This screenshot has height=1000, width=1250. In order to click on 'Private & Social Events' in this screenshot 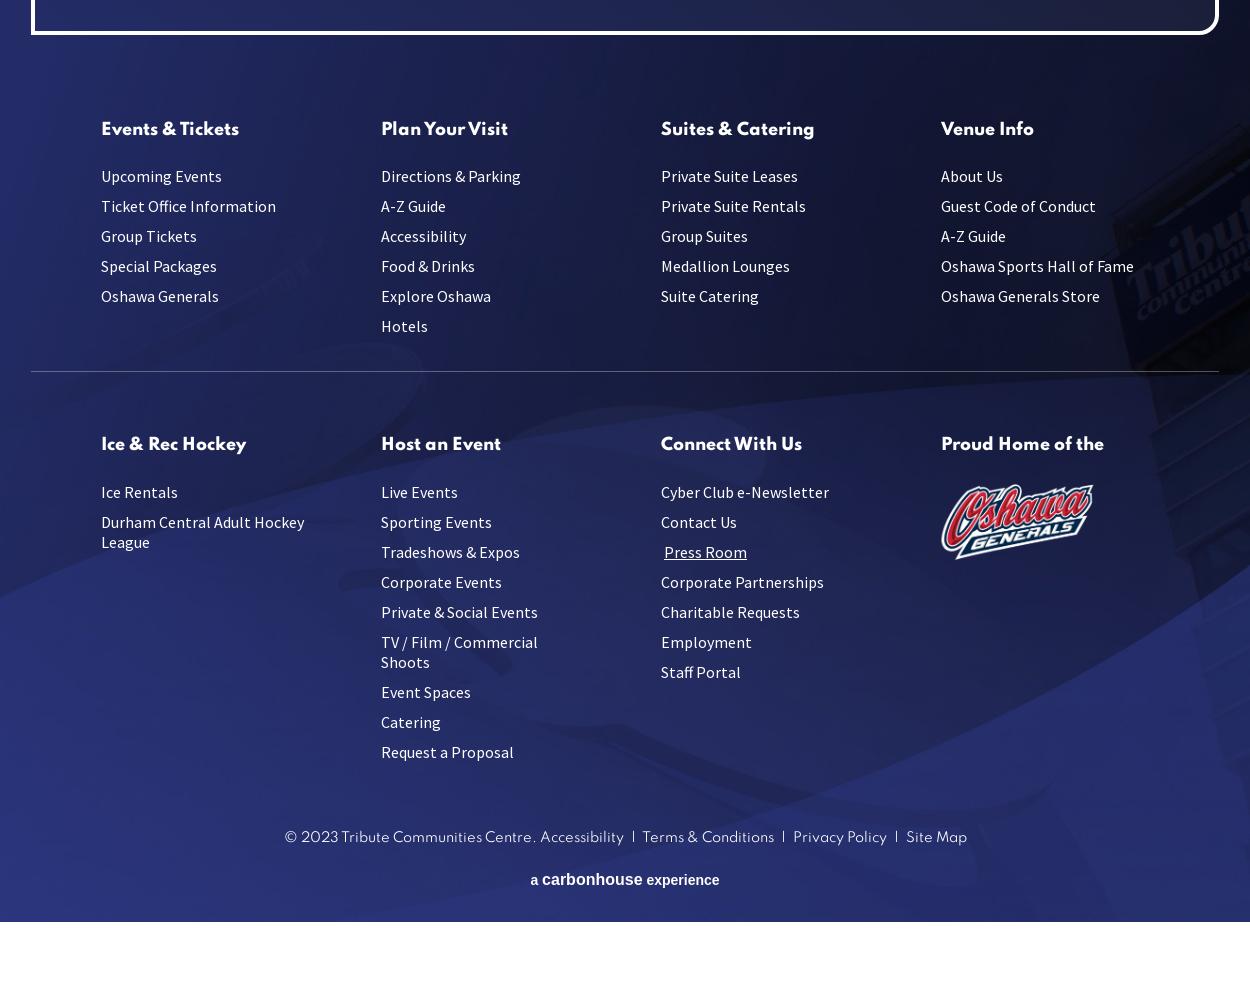, I will do `click(381, 610)`.